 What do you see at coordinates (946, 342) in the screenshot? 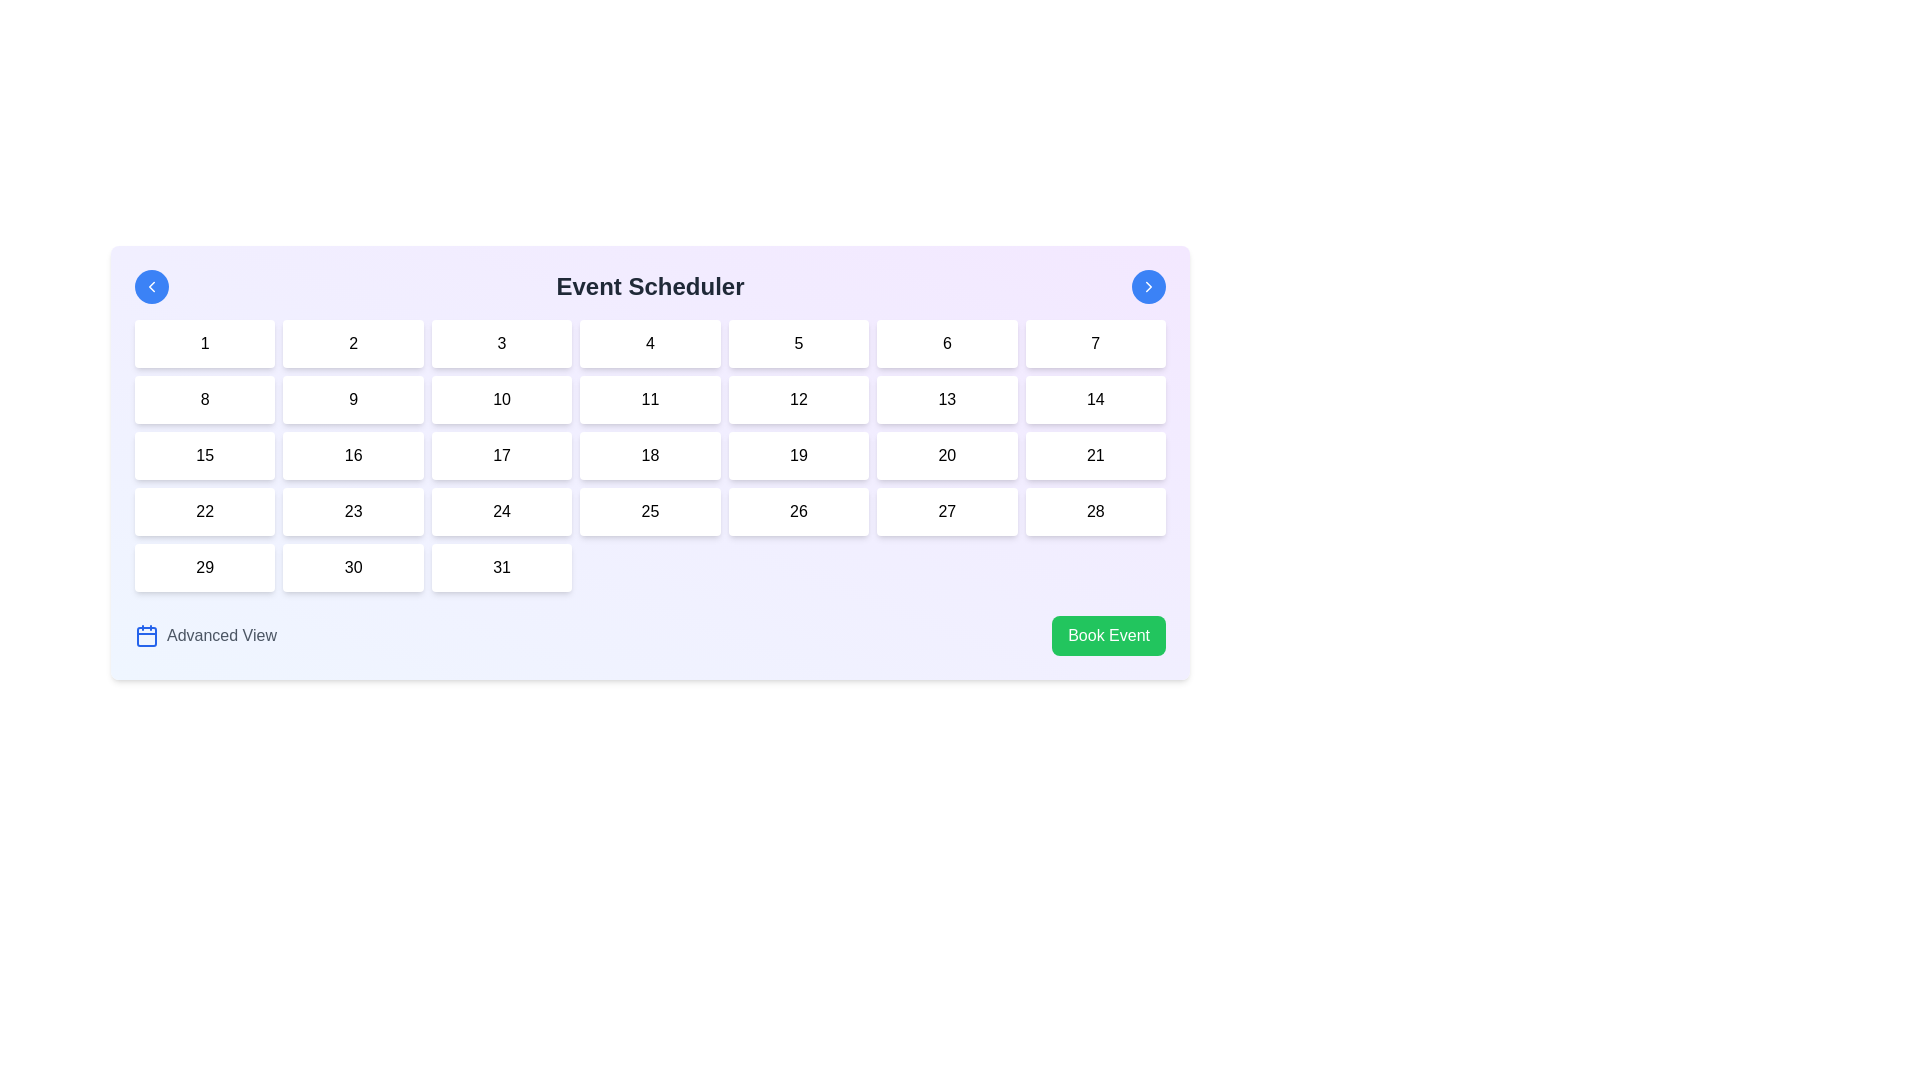
I see `the button representing the number '6' in the first row of the grid` at bounding box center [946, 342].